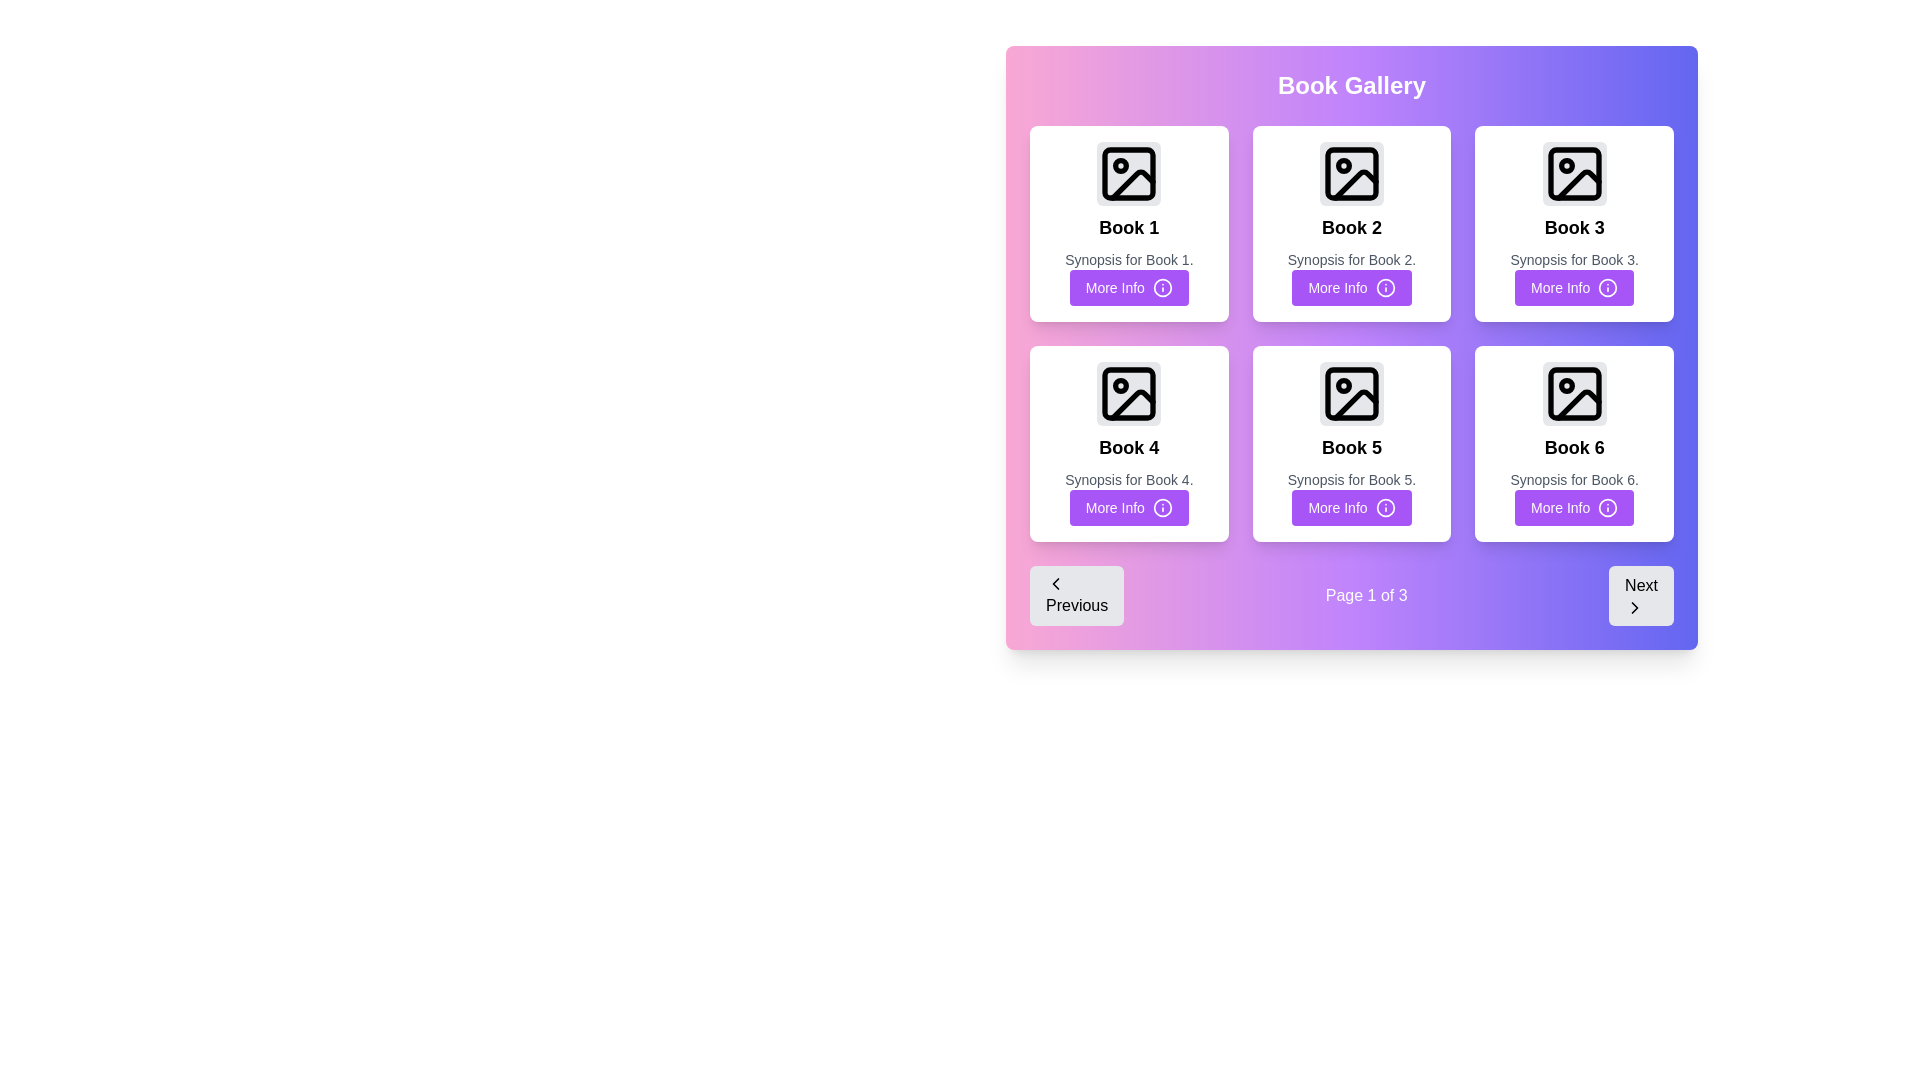 The height and width of the screenshot is (1080, 1920). What do you see at coordinates (1352, 393) in the screenshot?
I see `the non-interactive graphic element representing the image placeholder for 'Book 5', located in the second row and second column of the grid layout` at bounding box center [1352, 393].